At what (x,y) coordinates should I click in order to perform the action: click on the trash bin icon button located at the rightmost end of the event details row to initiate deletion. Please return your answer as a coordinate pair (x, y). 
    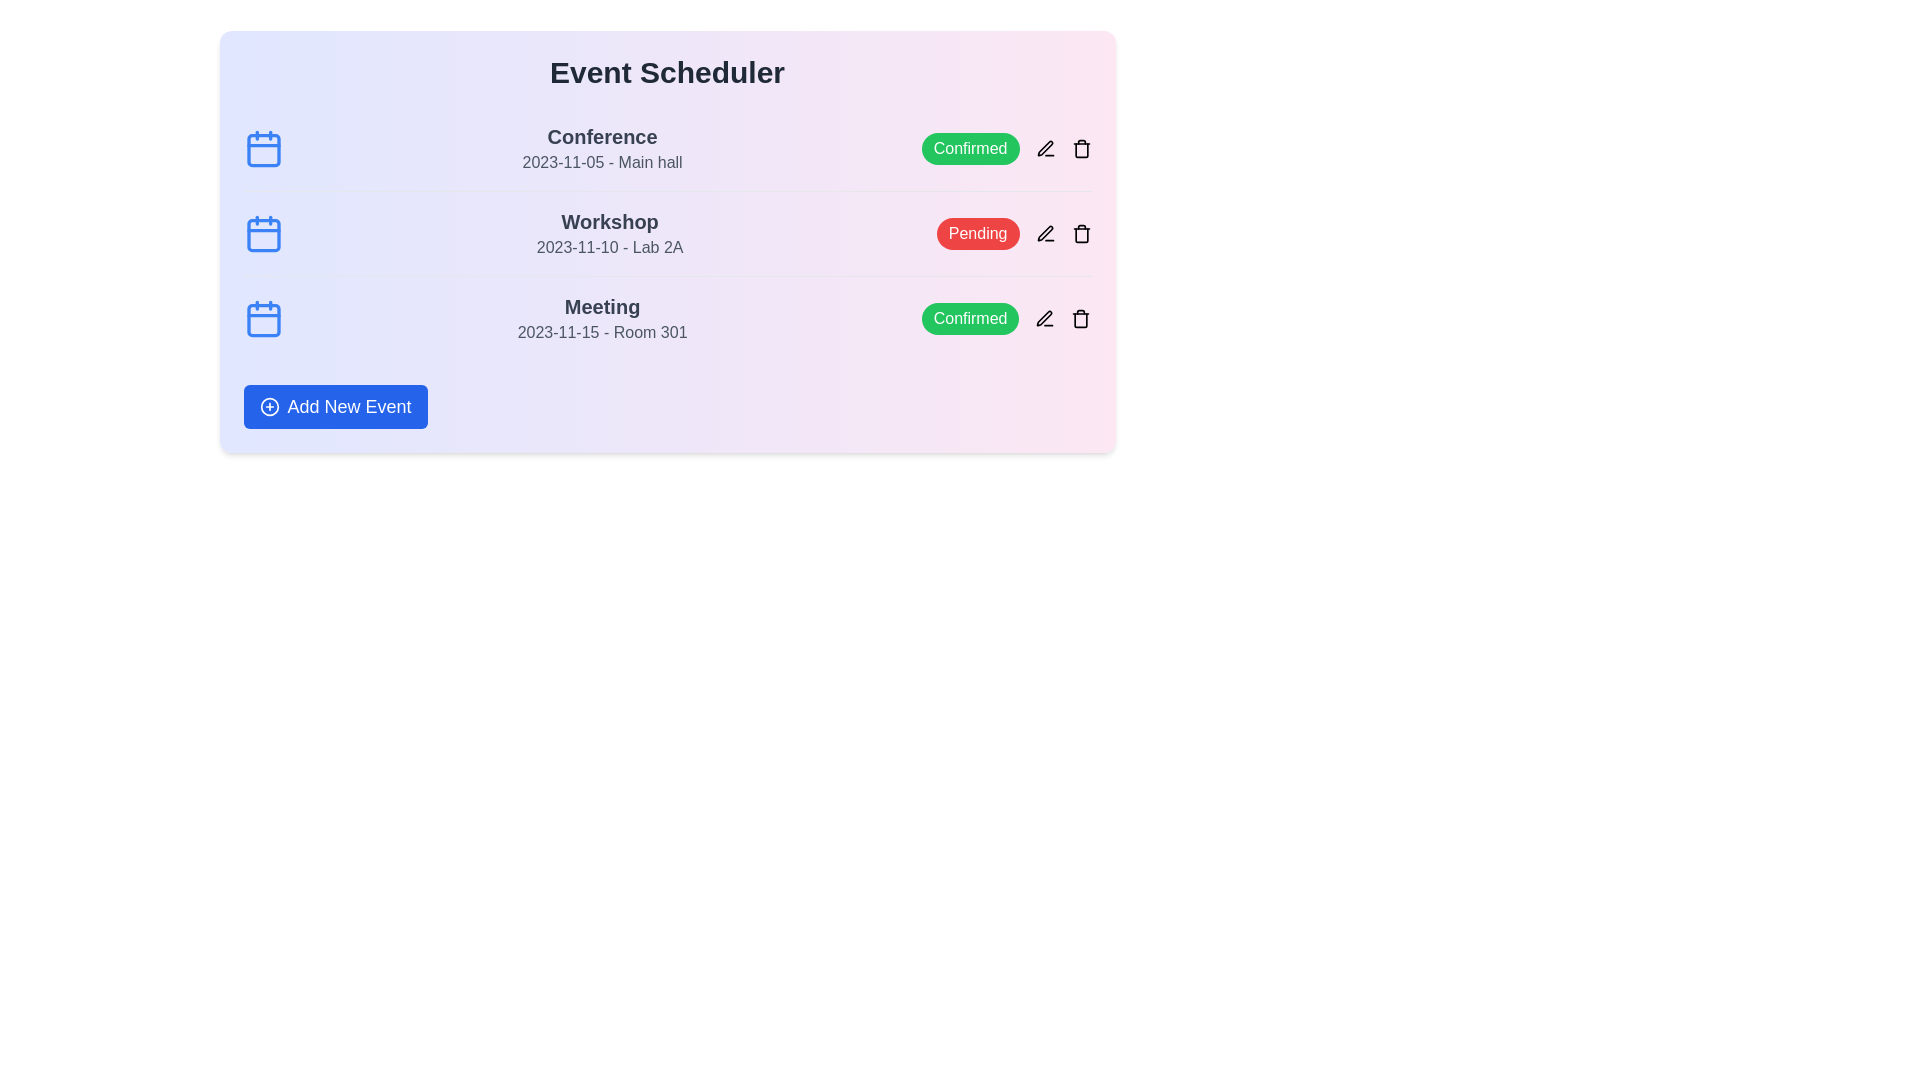
    Looking at the image, I should click on (1080, 148).